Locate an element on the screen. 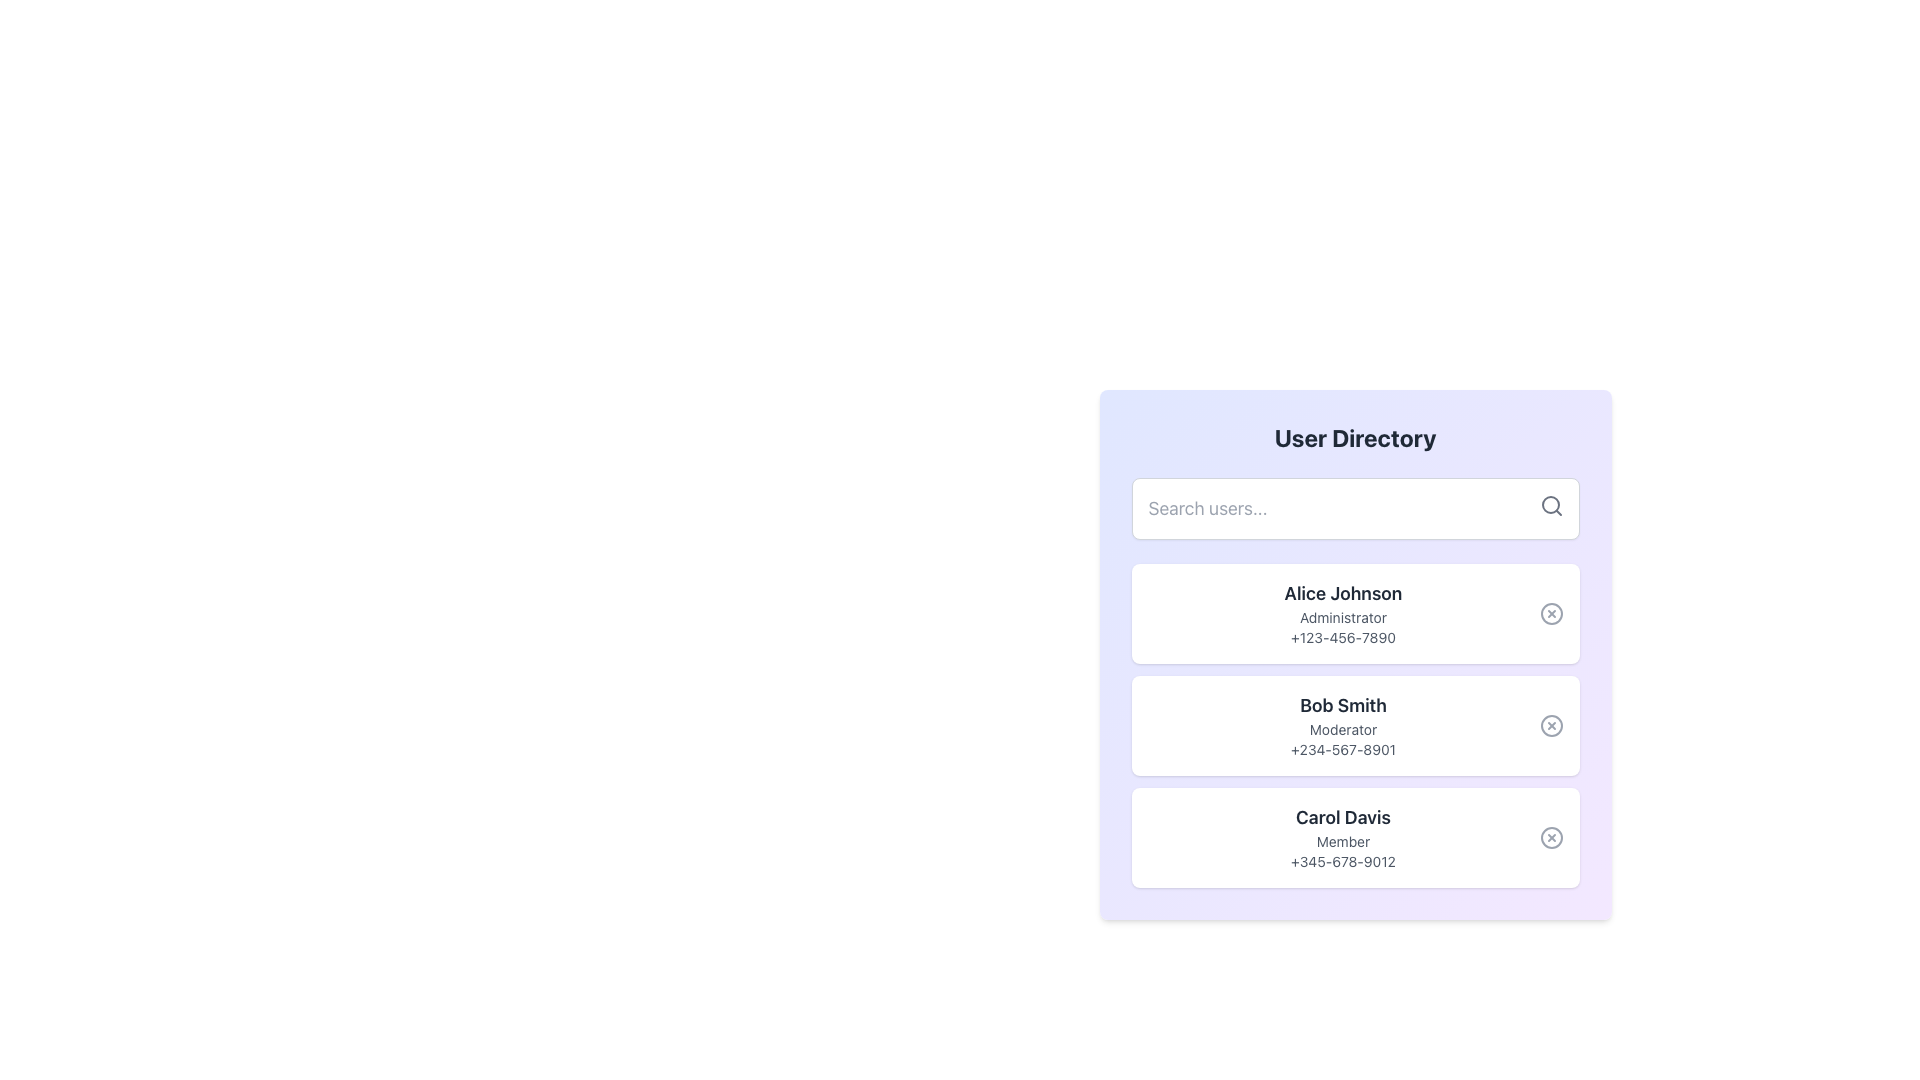  the Information Display Section that shows detailed information about a user, located below 'Alice Johnson' and above 'Carol Davis' in the User Directory is located at coordinates (1343, 725).